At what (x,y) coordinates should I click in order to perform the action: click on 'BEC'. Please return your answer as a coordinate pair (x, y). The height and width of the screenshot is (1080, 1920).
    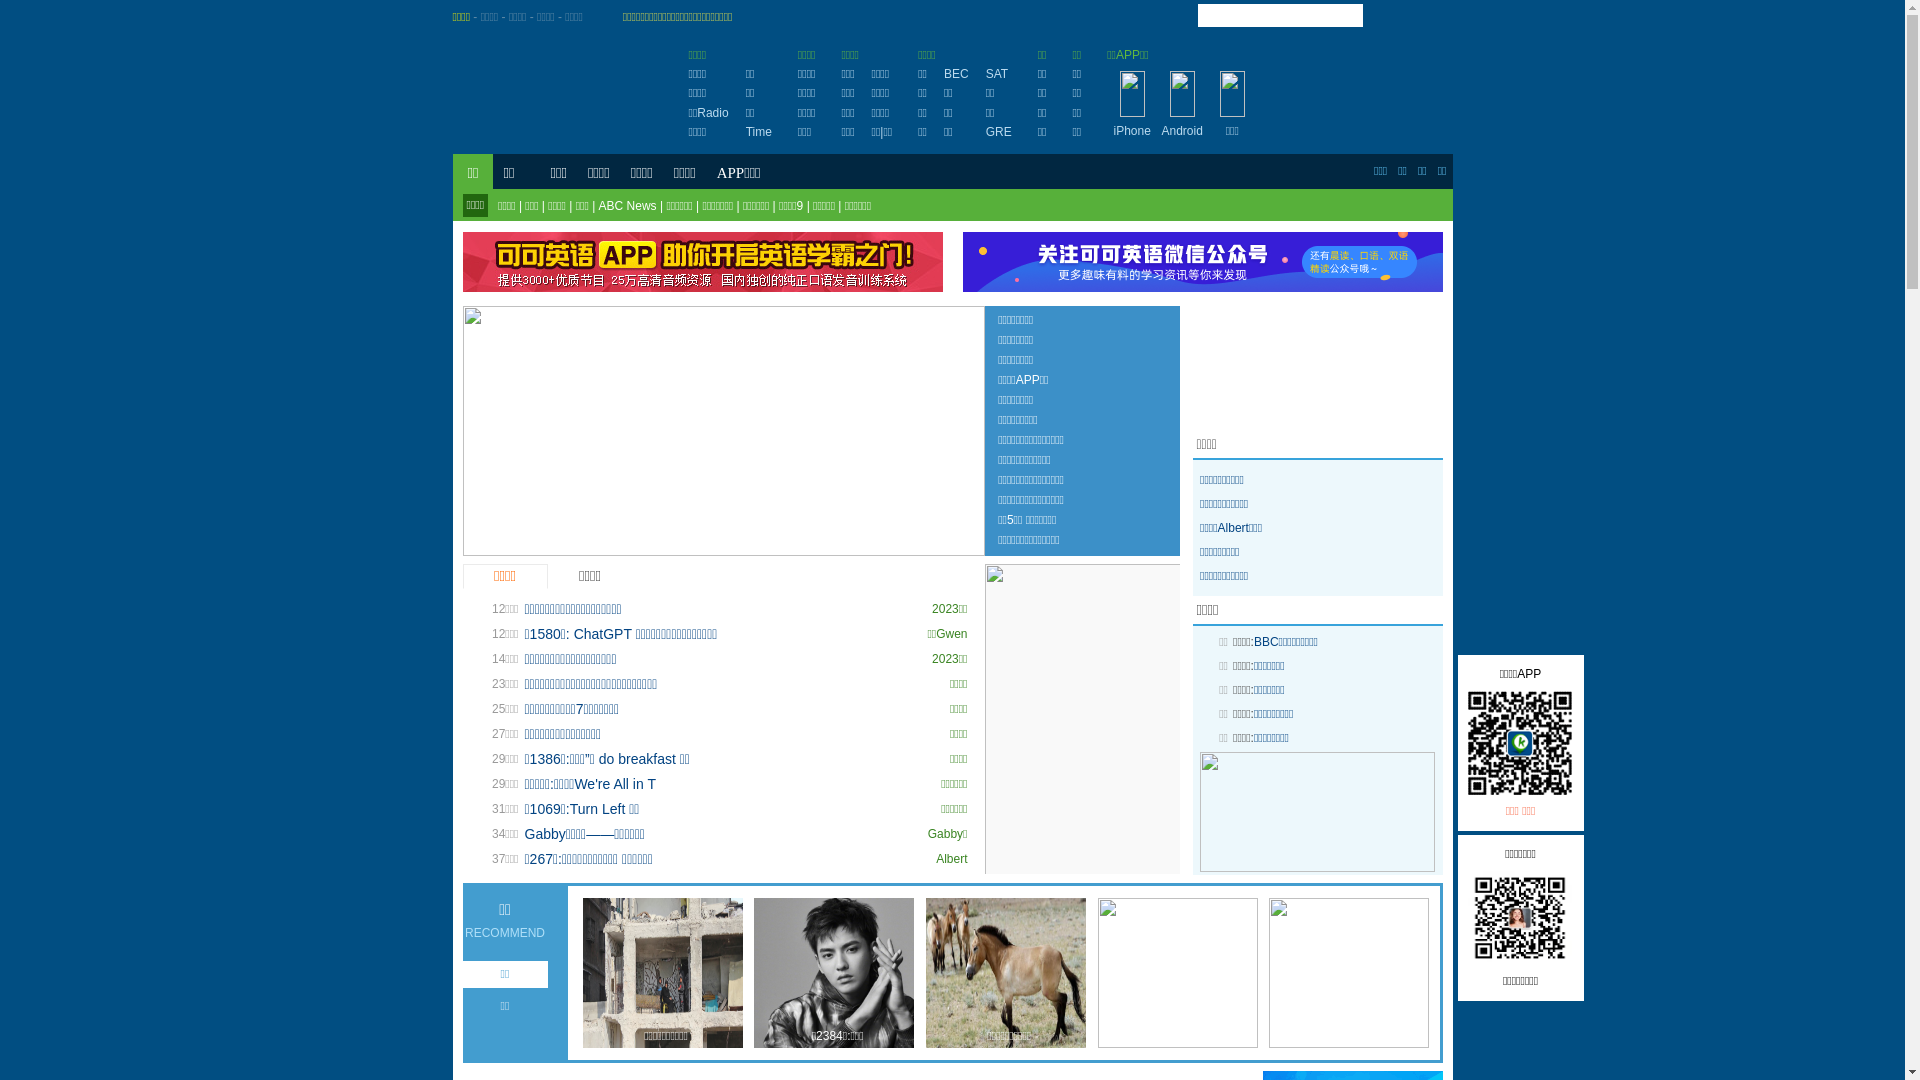
    Looking at the image, I should click on (955, 72).